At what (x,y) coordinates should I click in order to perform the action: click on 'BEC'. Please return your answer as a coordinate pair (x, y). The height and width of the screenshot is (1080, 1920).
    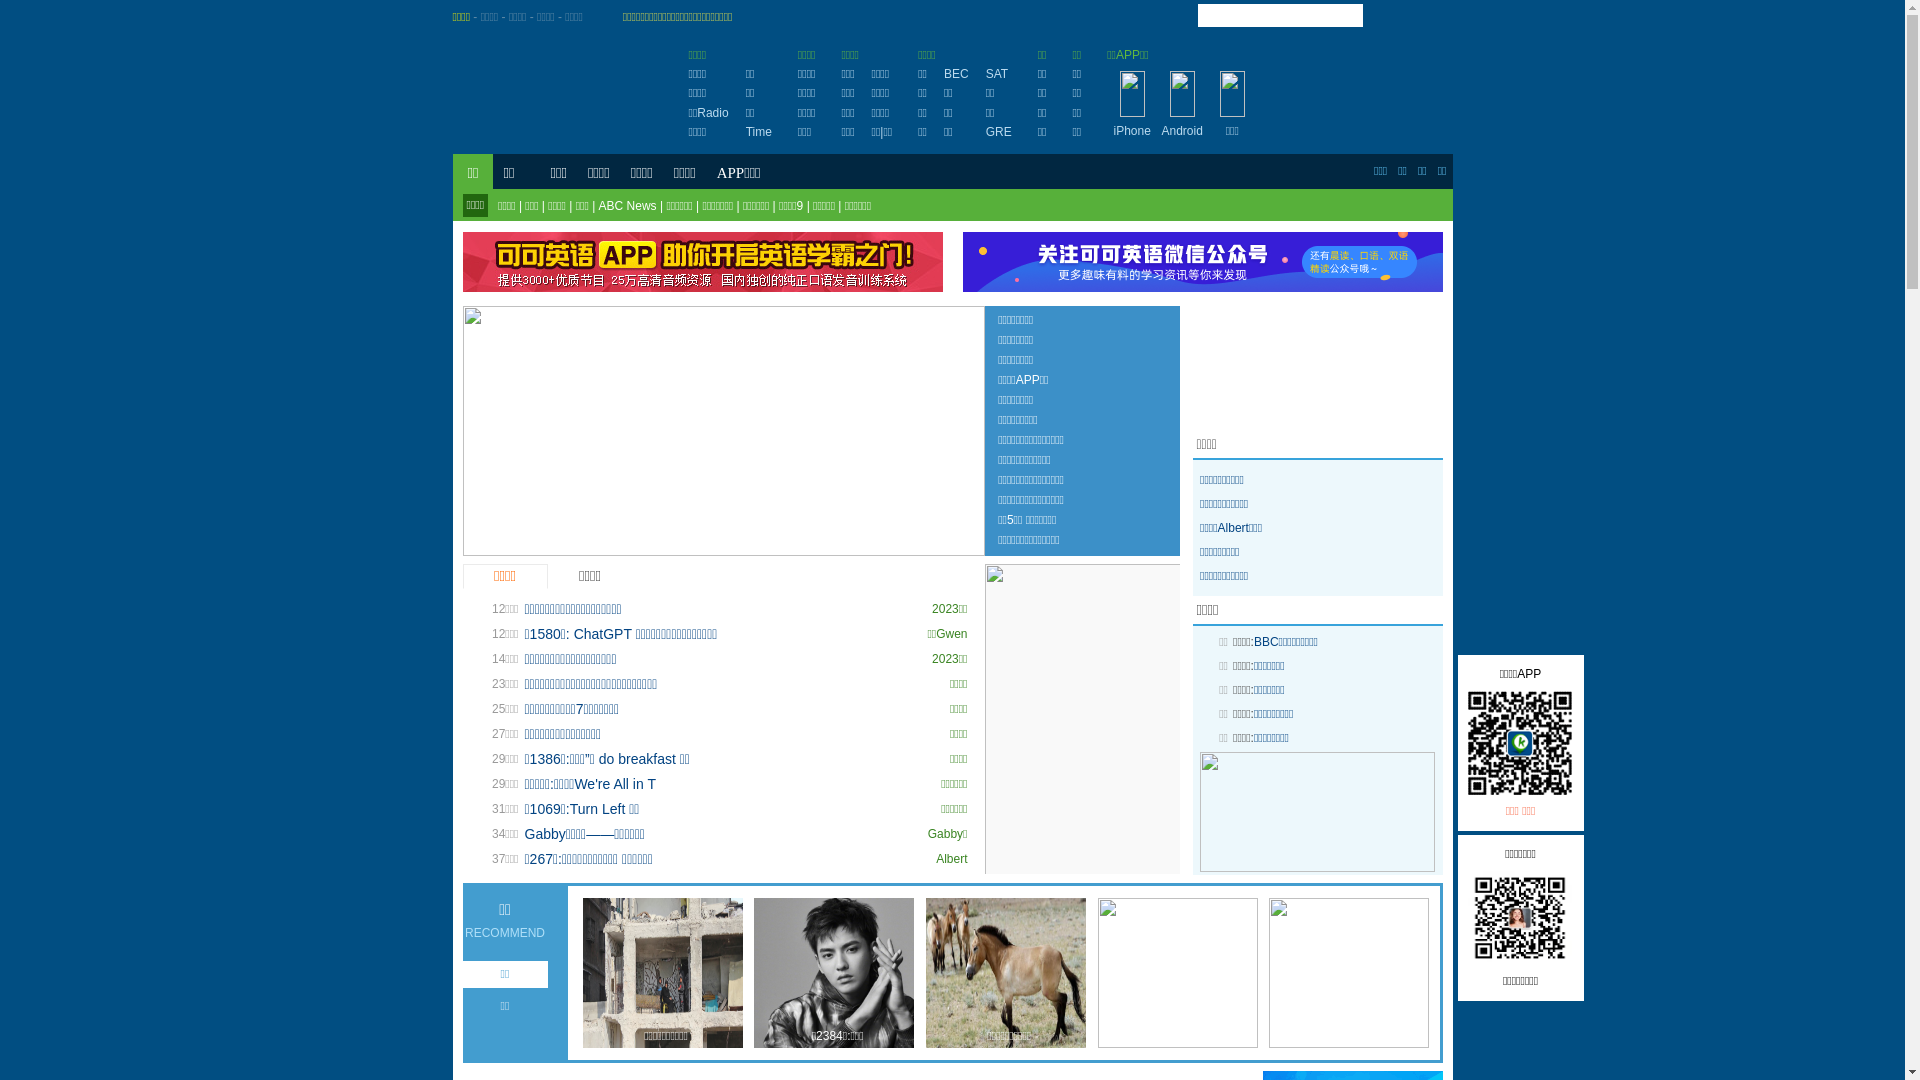
    Looking at the image, I should click on (955, 72).